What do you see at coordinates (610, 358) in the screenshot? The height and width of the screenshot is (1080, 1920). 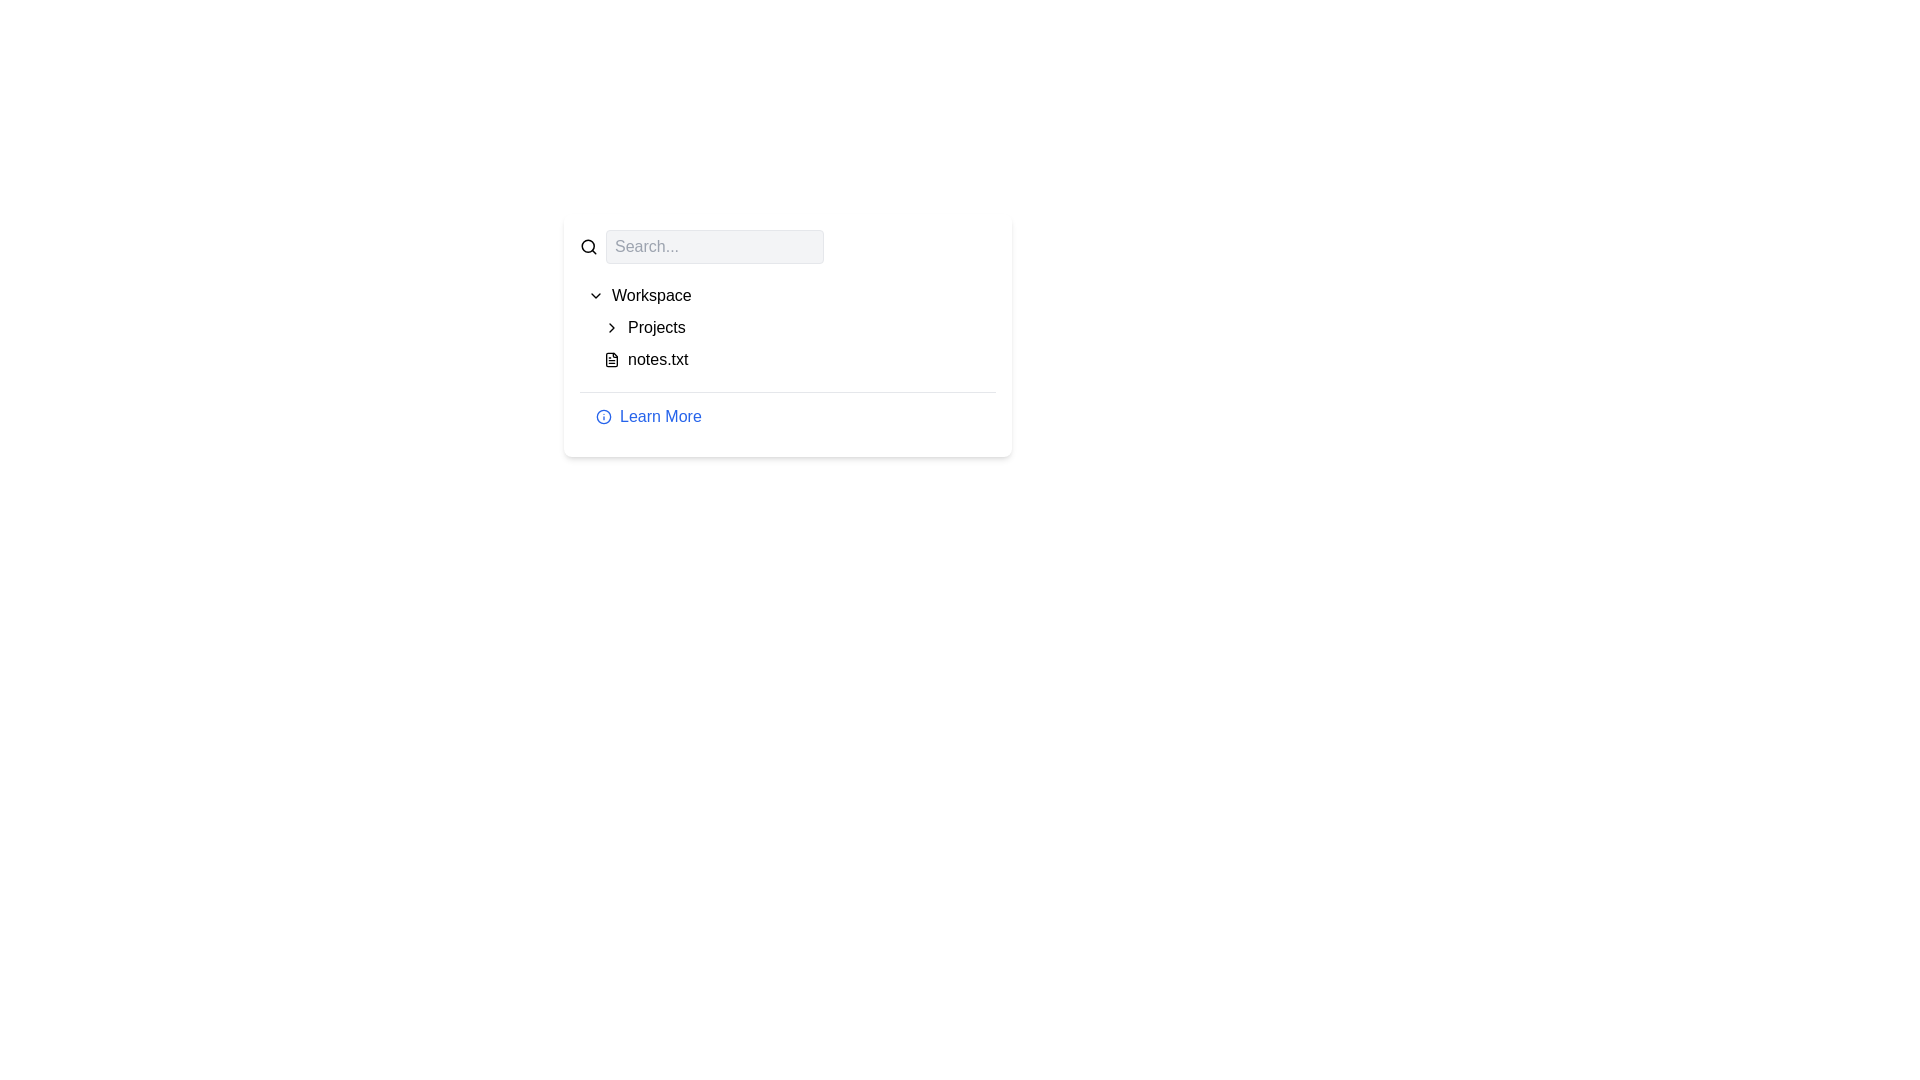 I see `the file icon representing 'notes.txt' located to the left of the text label in the interface` at bounding box center [610, 358].